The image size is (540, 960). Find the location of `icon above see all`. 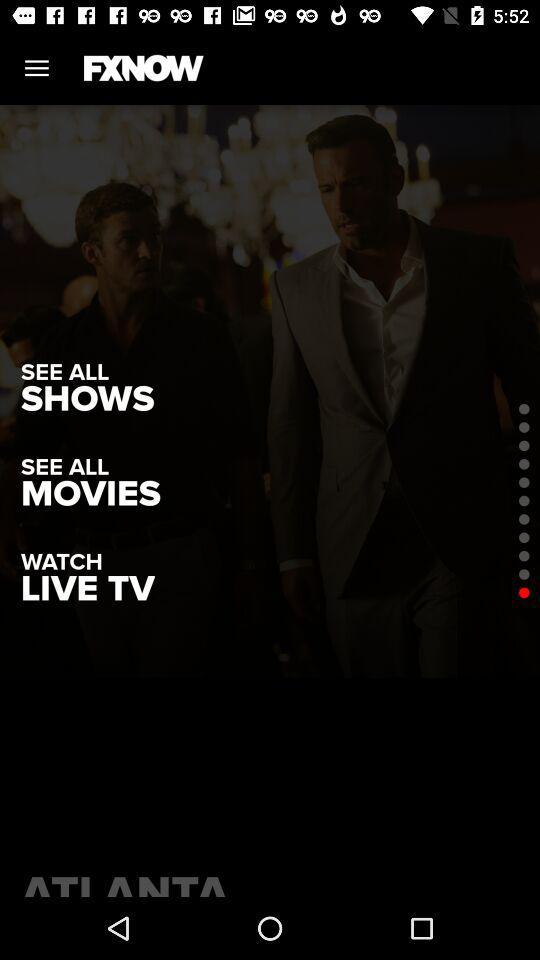

icon above see all is located at coordinates (86, 398).